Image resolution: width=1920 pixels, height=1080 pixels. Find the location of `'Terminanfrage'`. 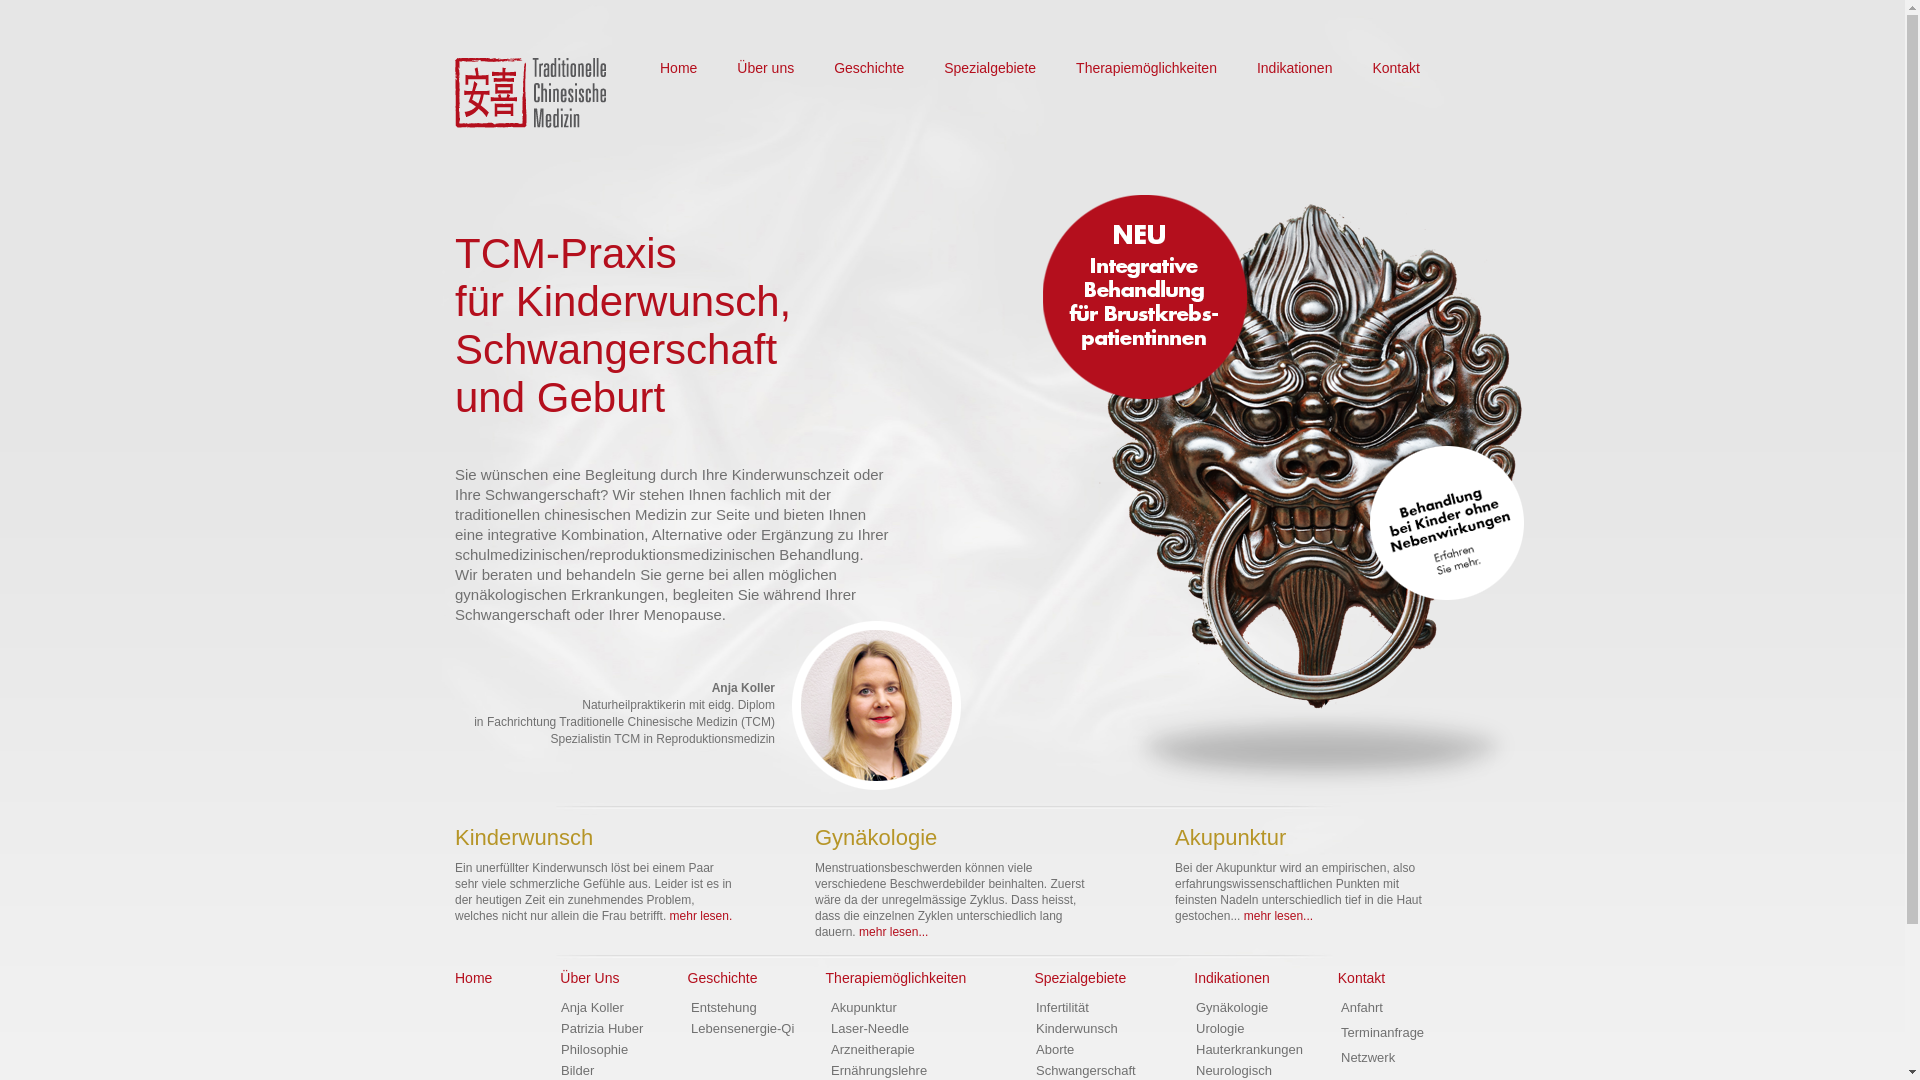

'Terminanfrage' is located at coordinates (1381, 1032).